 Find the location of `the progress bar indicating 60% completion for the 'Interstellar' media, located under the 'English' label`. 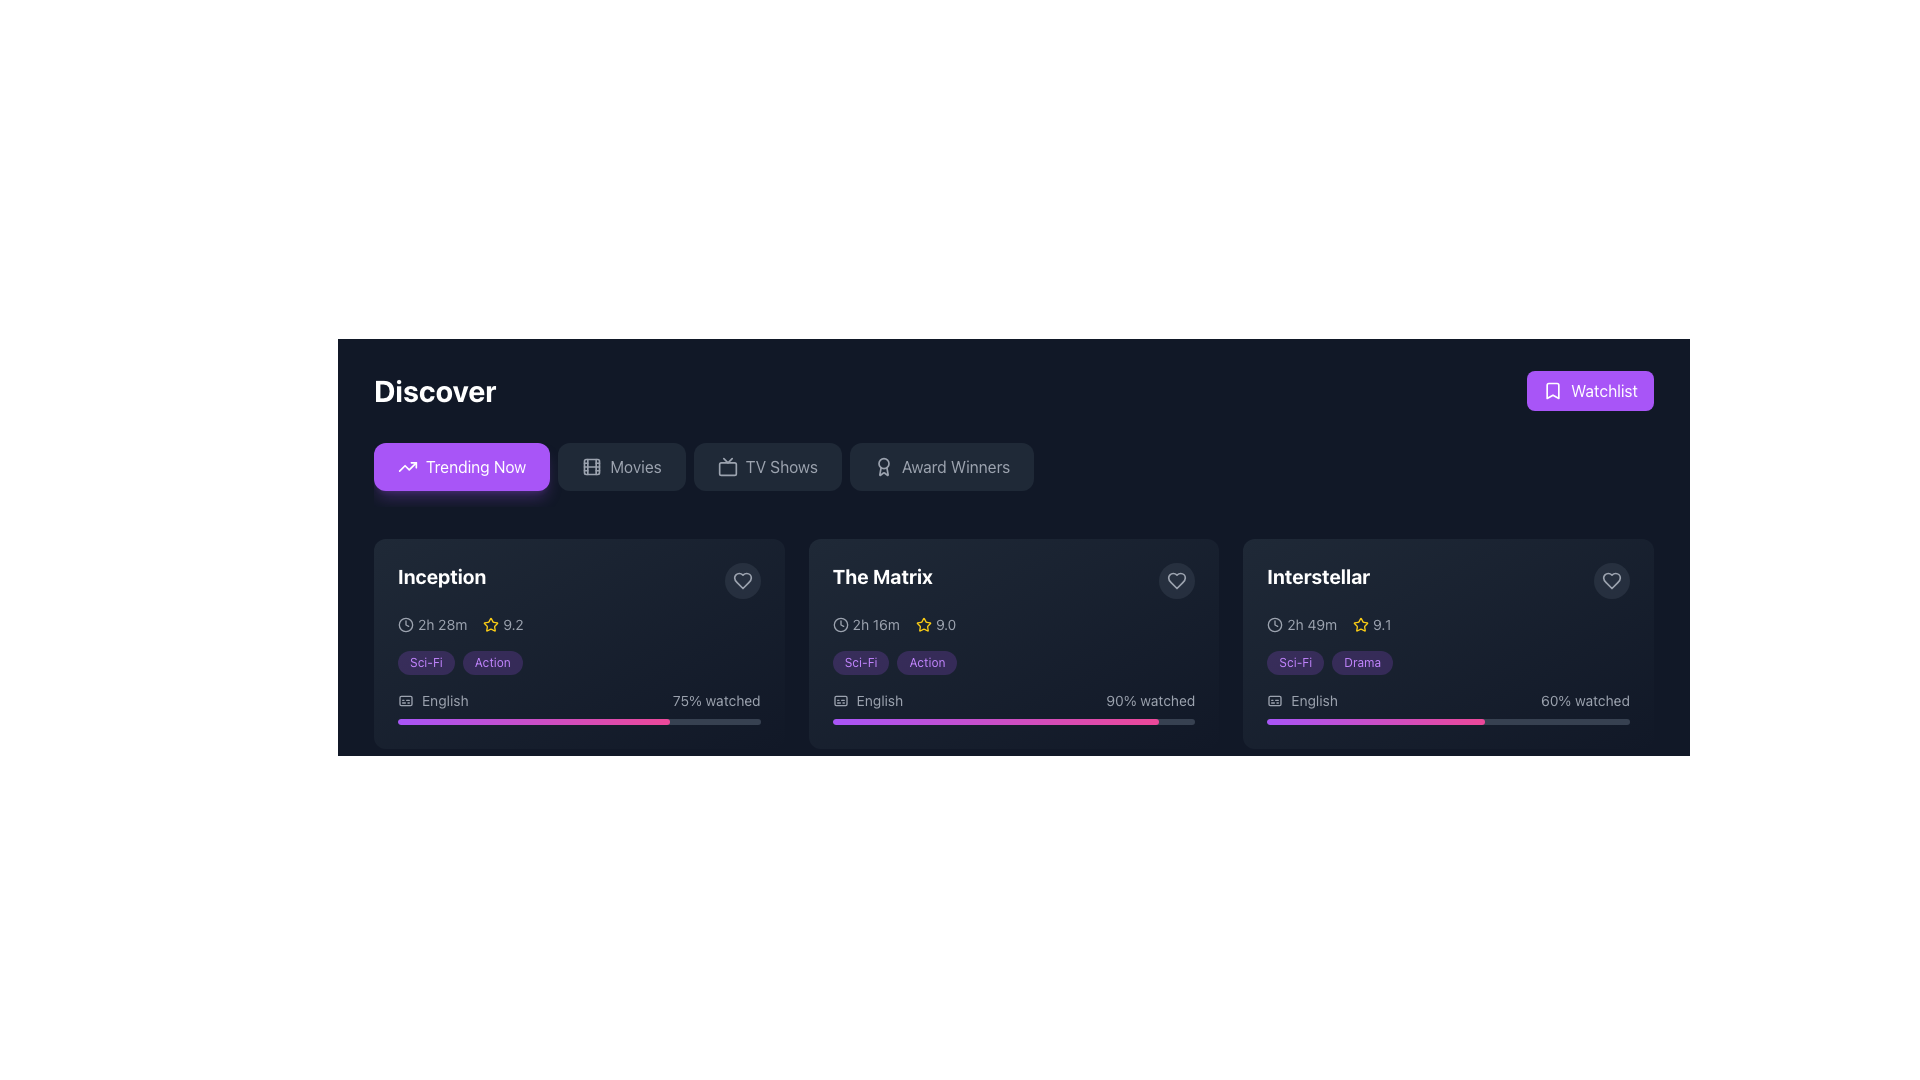

the progress bar indicating 60% completion for the 'Interstellar' media, located under the 'English' label is located at coordinates (1375, 721).